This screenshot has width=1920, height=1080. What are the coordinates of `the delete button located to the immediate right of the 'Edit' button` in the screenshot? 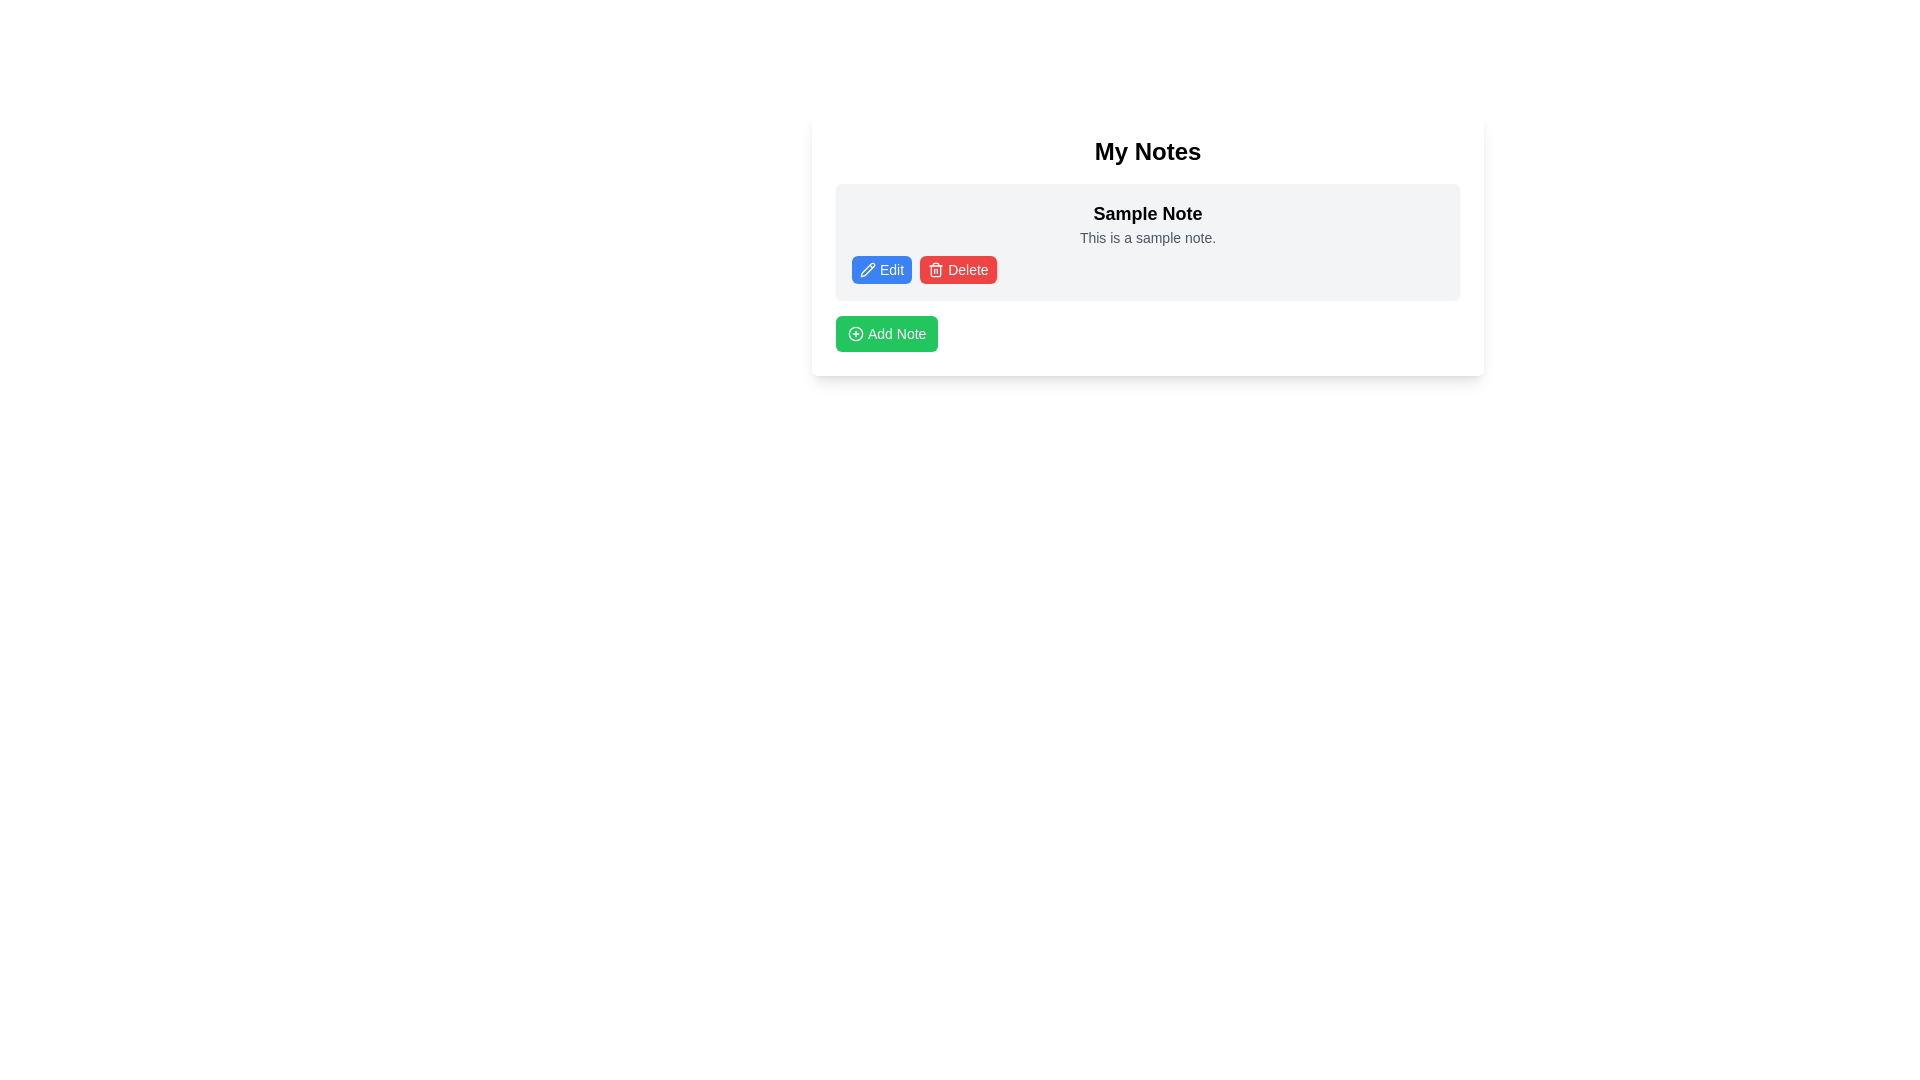 It's located at (957, 270).